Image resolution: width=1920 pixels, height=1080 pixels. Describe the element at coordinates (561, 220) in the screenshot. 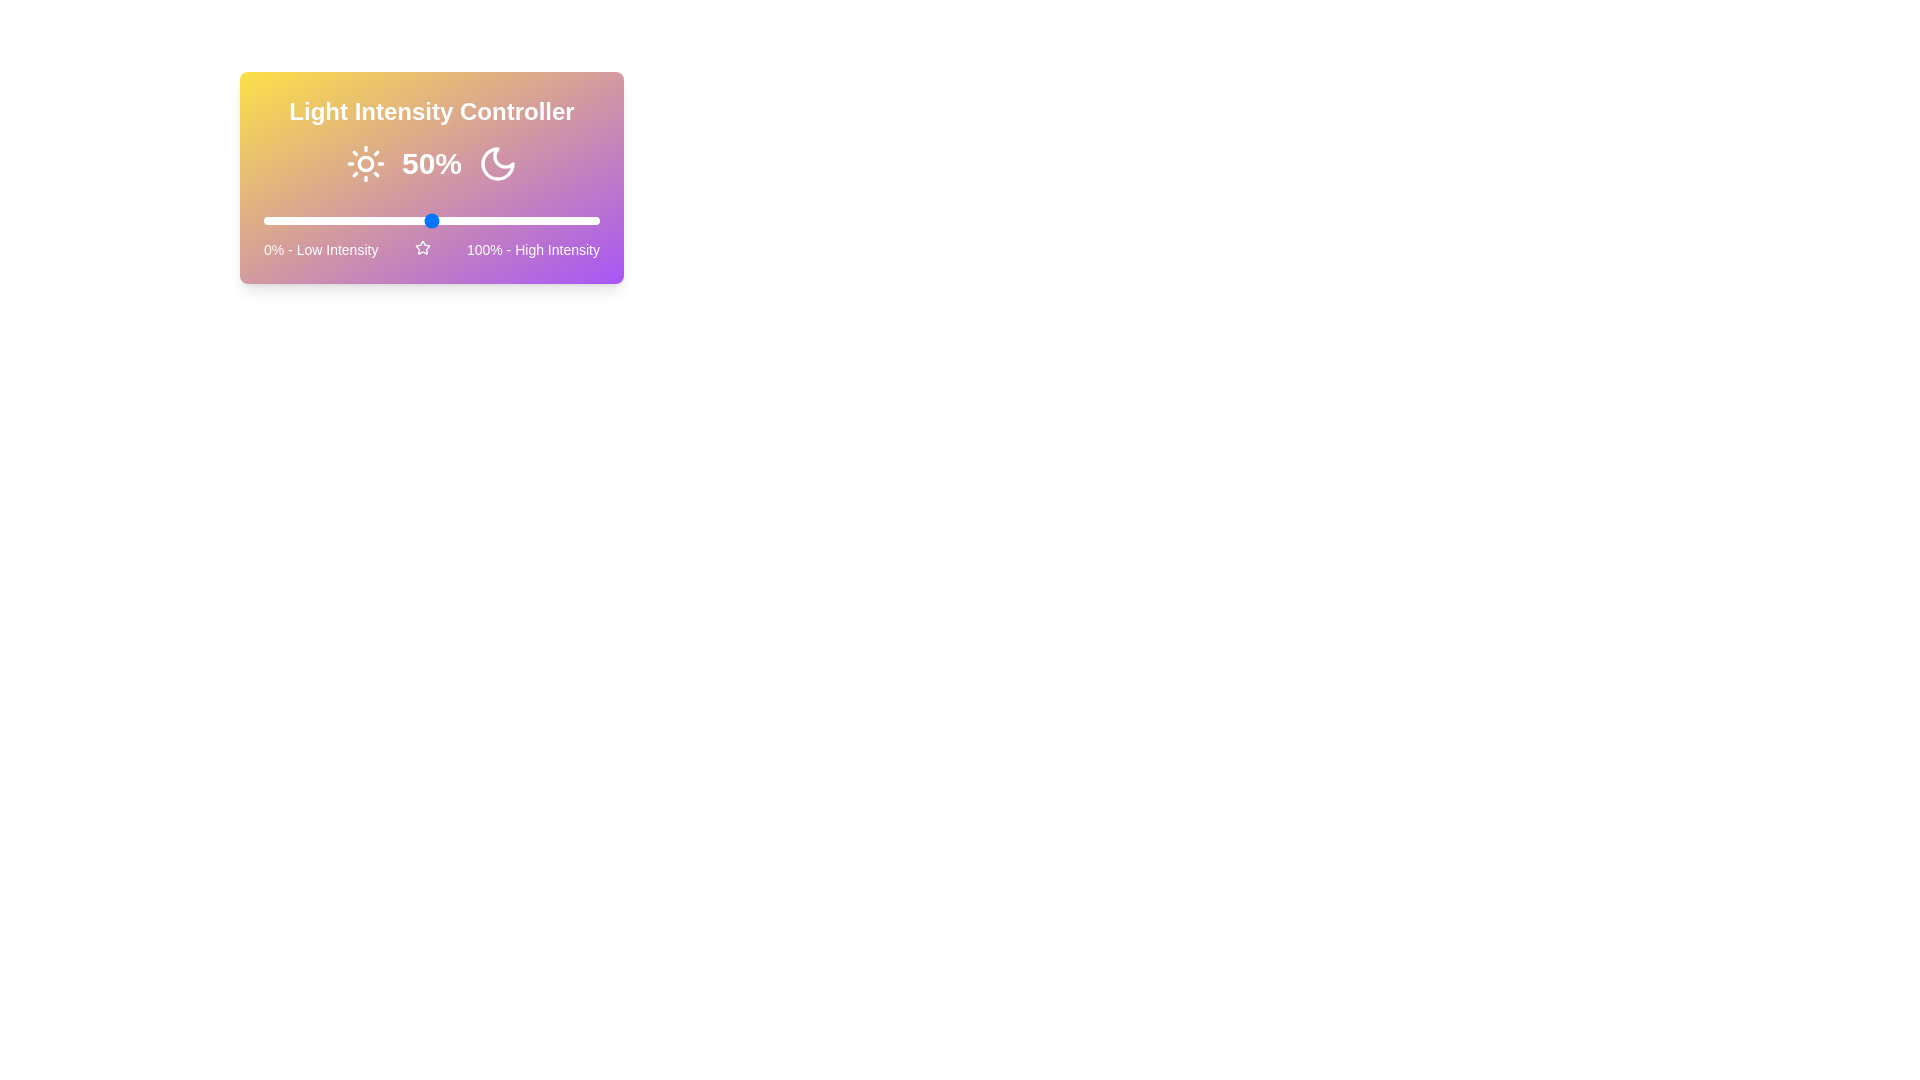

I see `the light intensity to 89%, where 89 is a value between 0 and 100` at that location.